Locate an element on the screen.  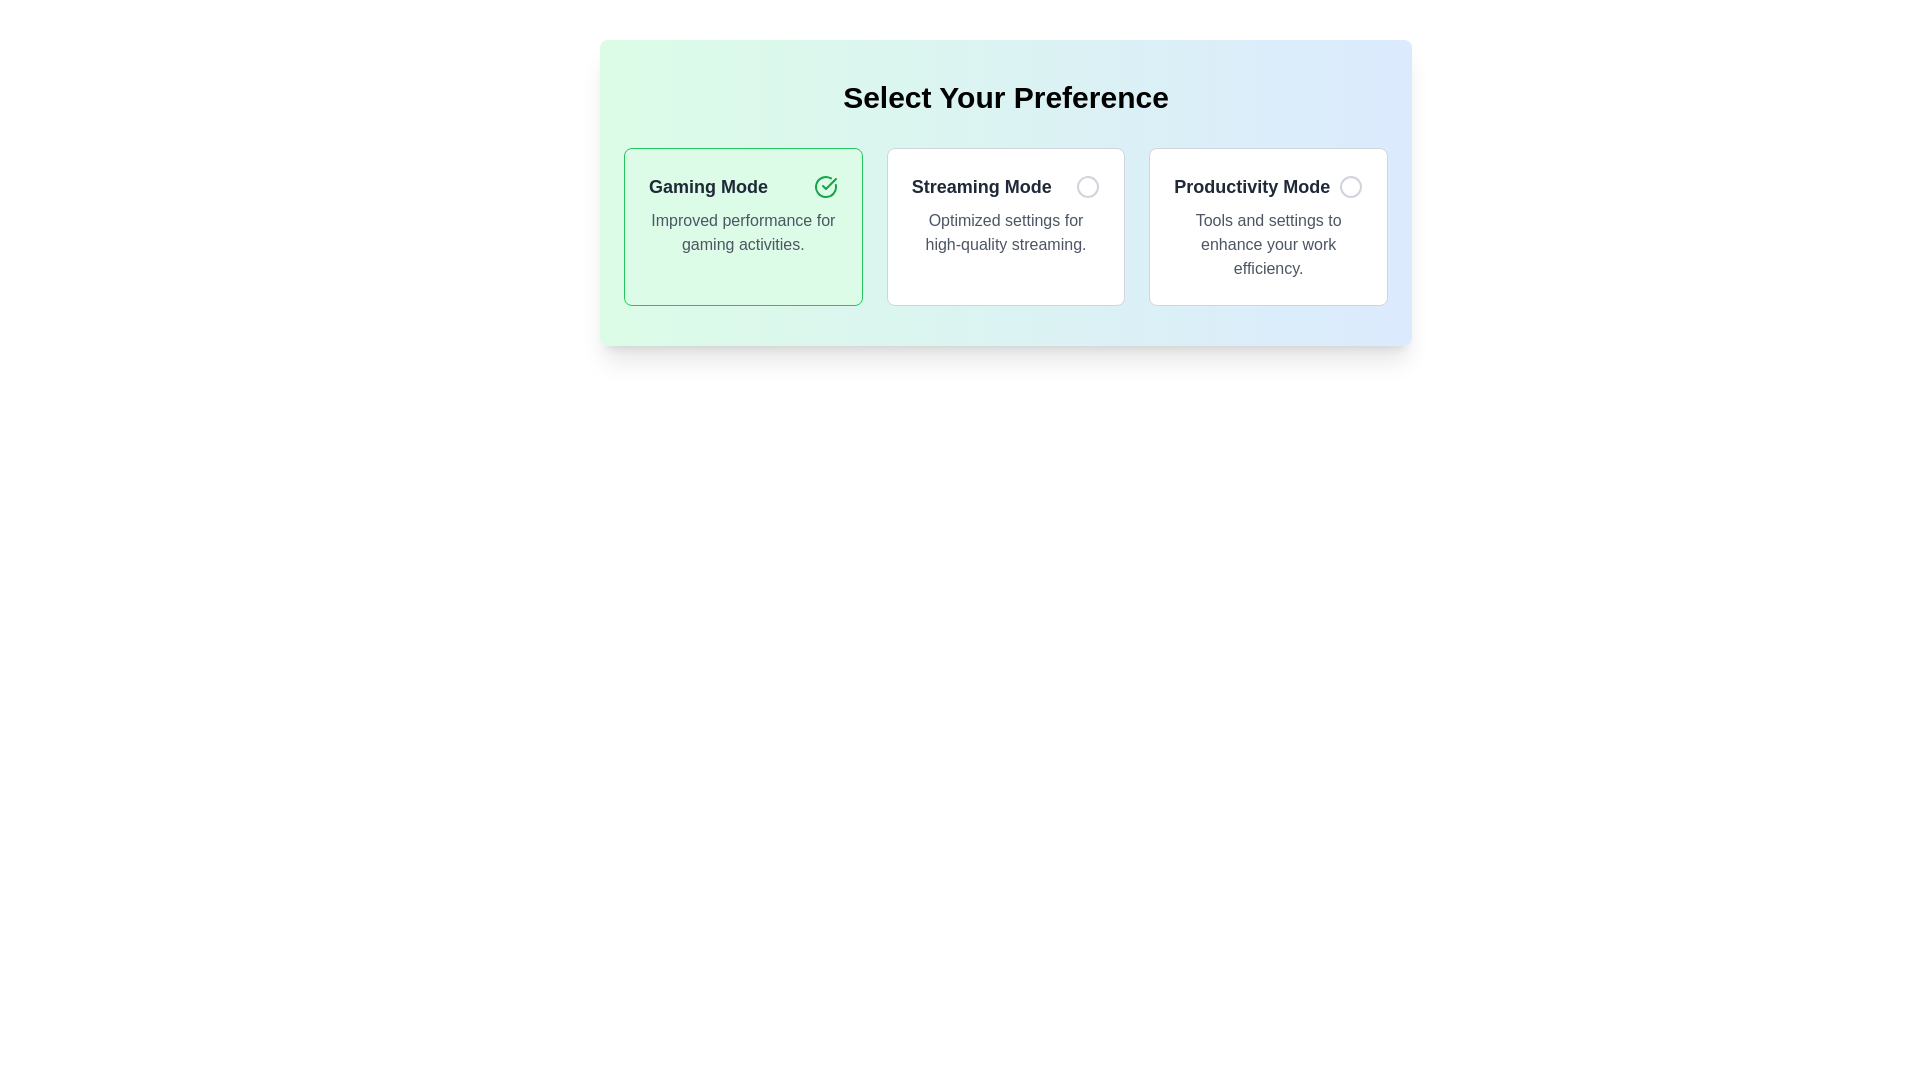
the radio button indicator for 'Productivity Mode' is located at coordinates (1350, 186).